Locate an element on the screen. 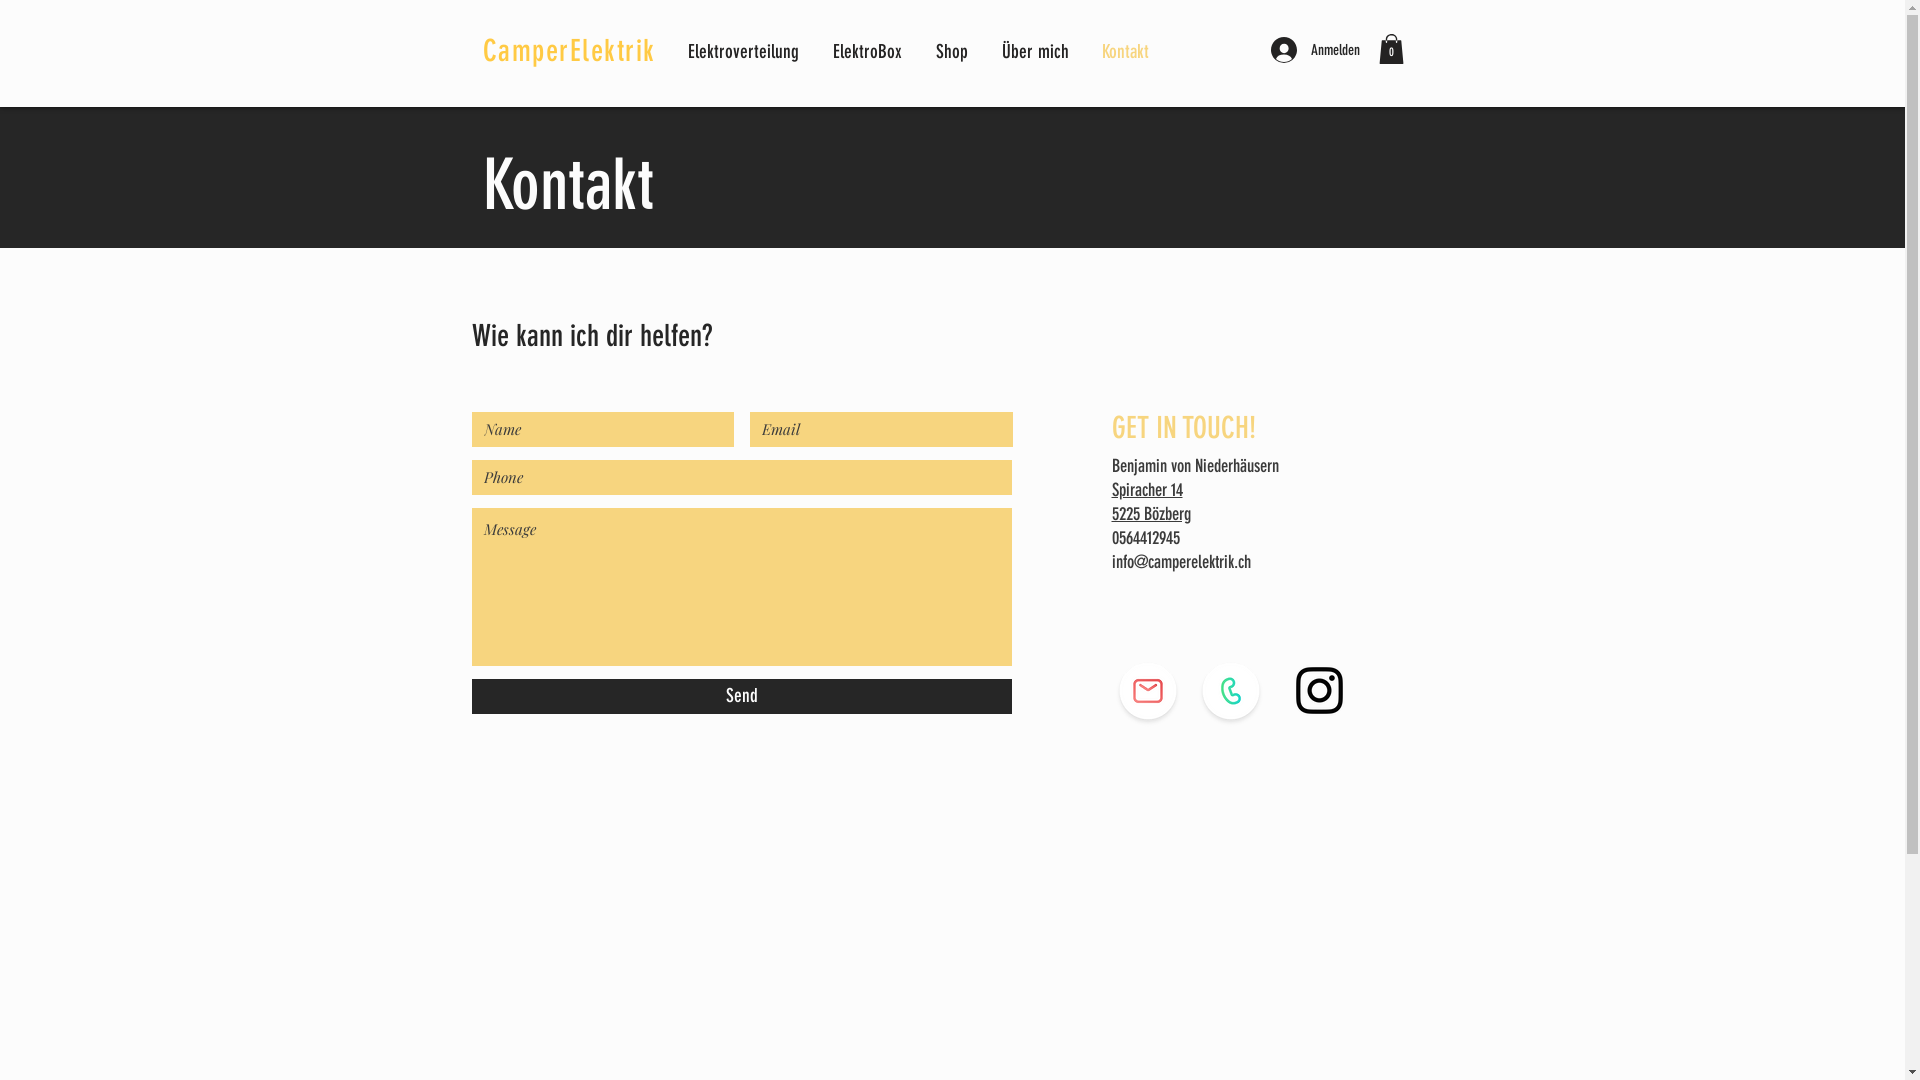 The image size is (1920, 1080). 'Send' is located at coordinates (741, 695).